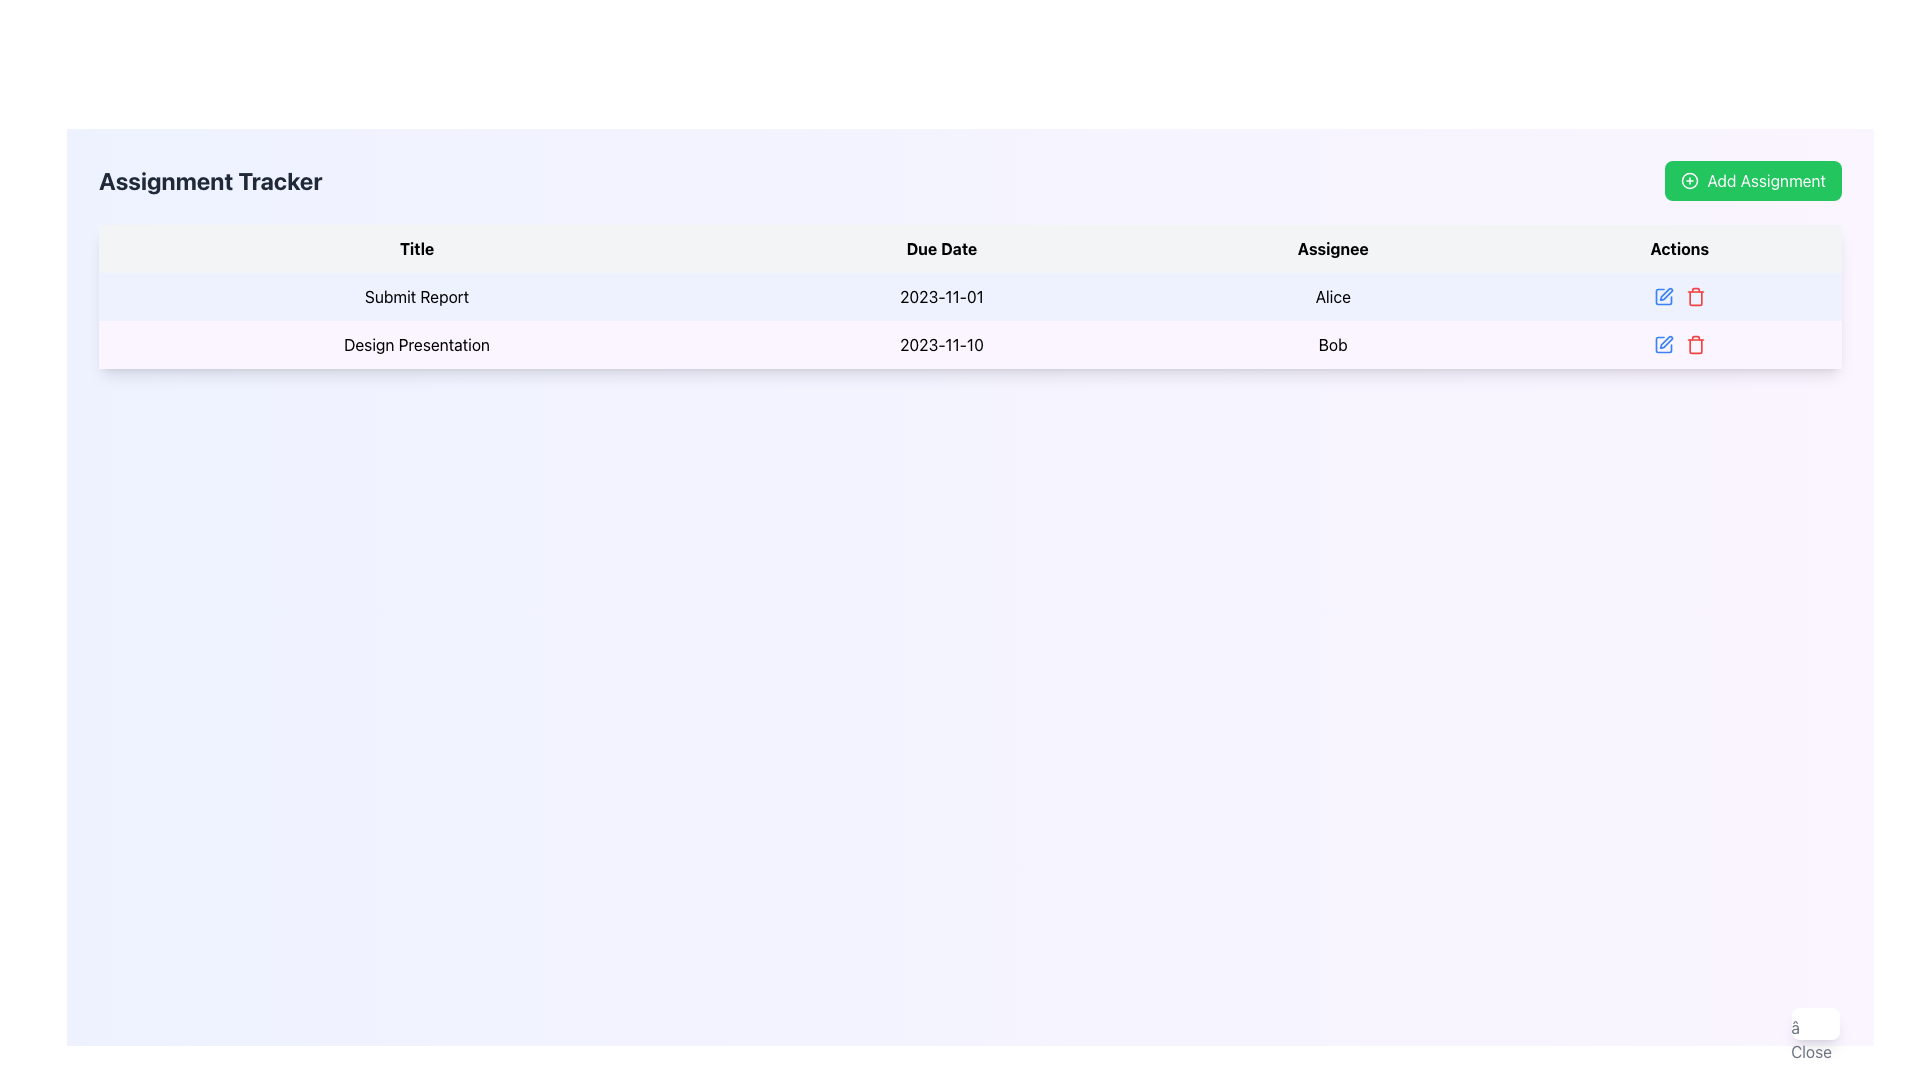  What do you see at coordinates (1333, 297) in the screenshot?
I see `the text label displaying 'Alice', which is the third column in a row under the 'Assignee' header for the 'Submit Report' task` at bounding box center [1333, 297].